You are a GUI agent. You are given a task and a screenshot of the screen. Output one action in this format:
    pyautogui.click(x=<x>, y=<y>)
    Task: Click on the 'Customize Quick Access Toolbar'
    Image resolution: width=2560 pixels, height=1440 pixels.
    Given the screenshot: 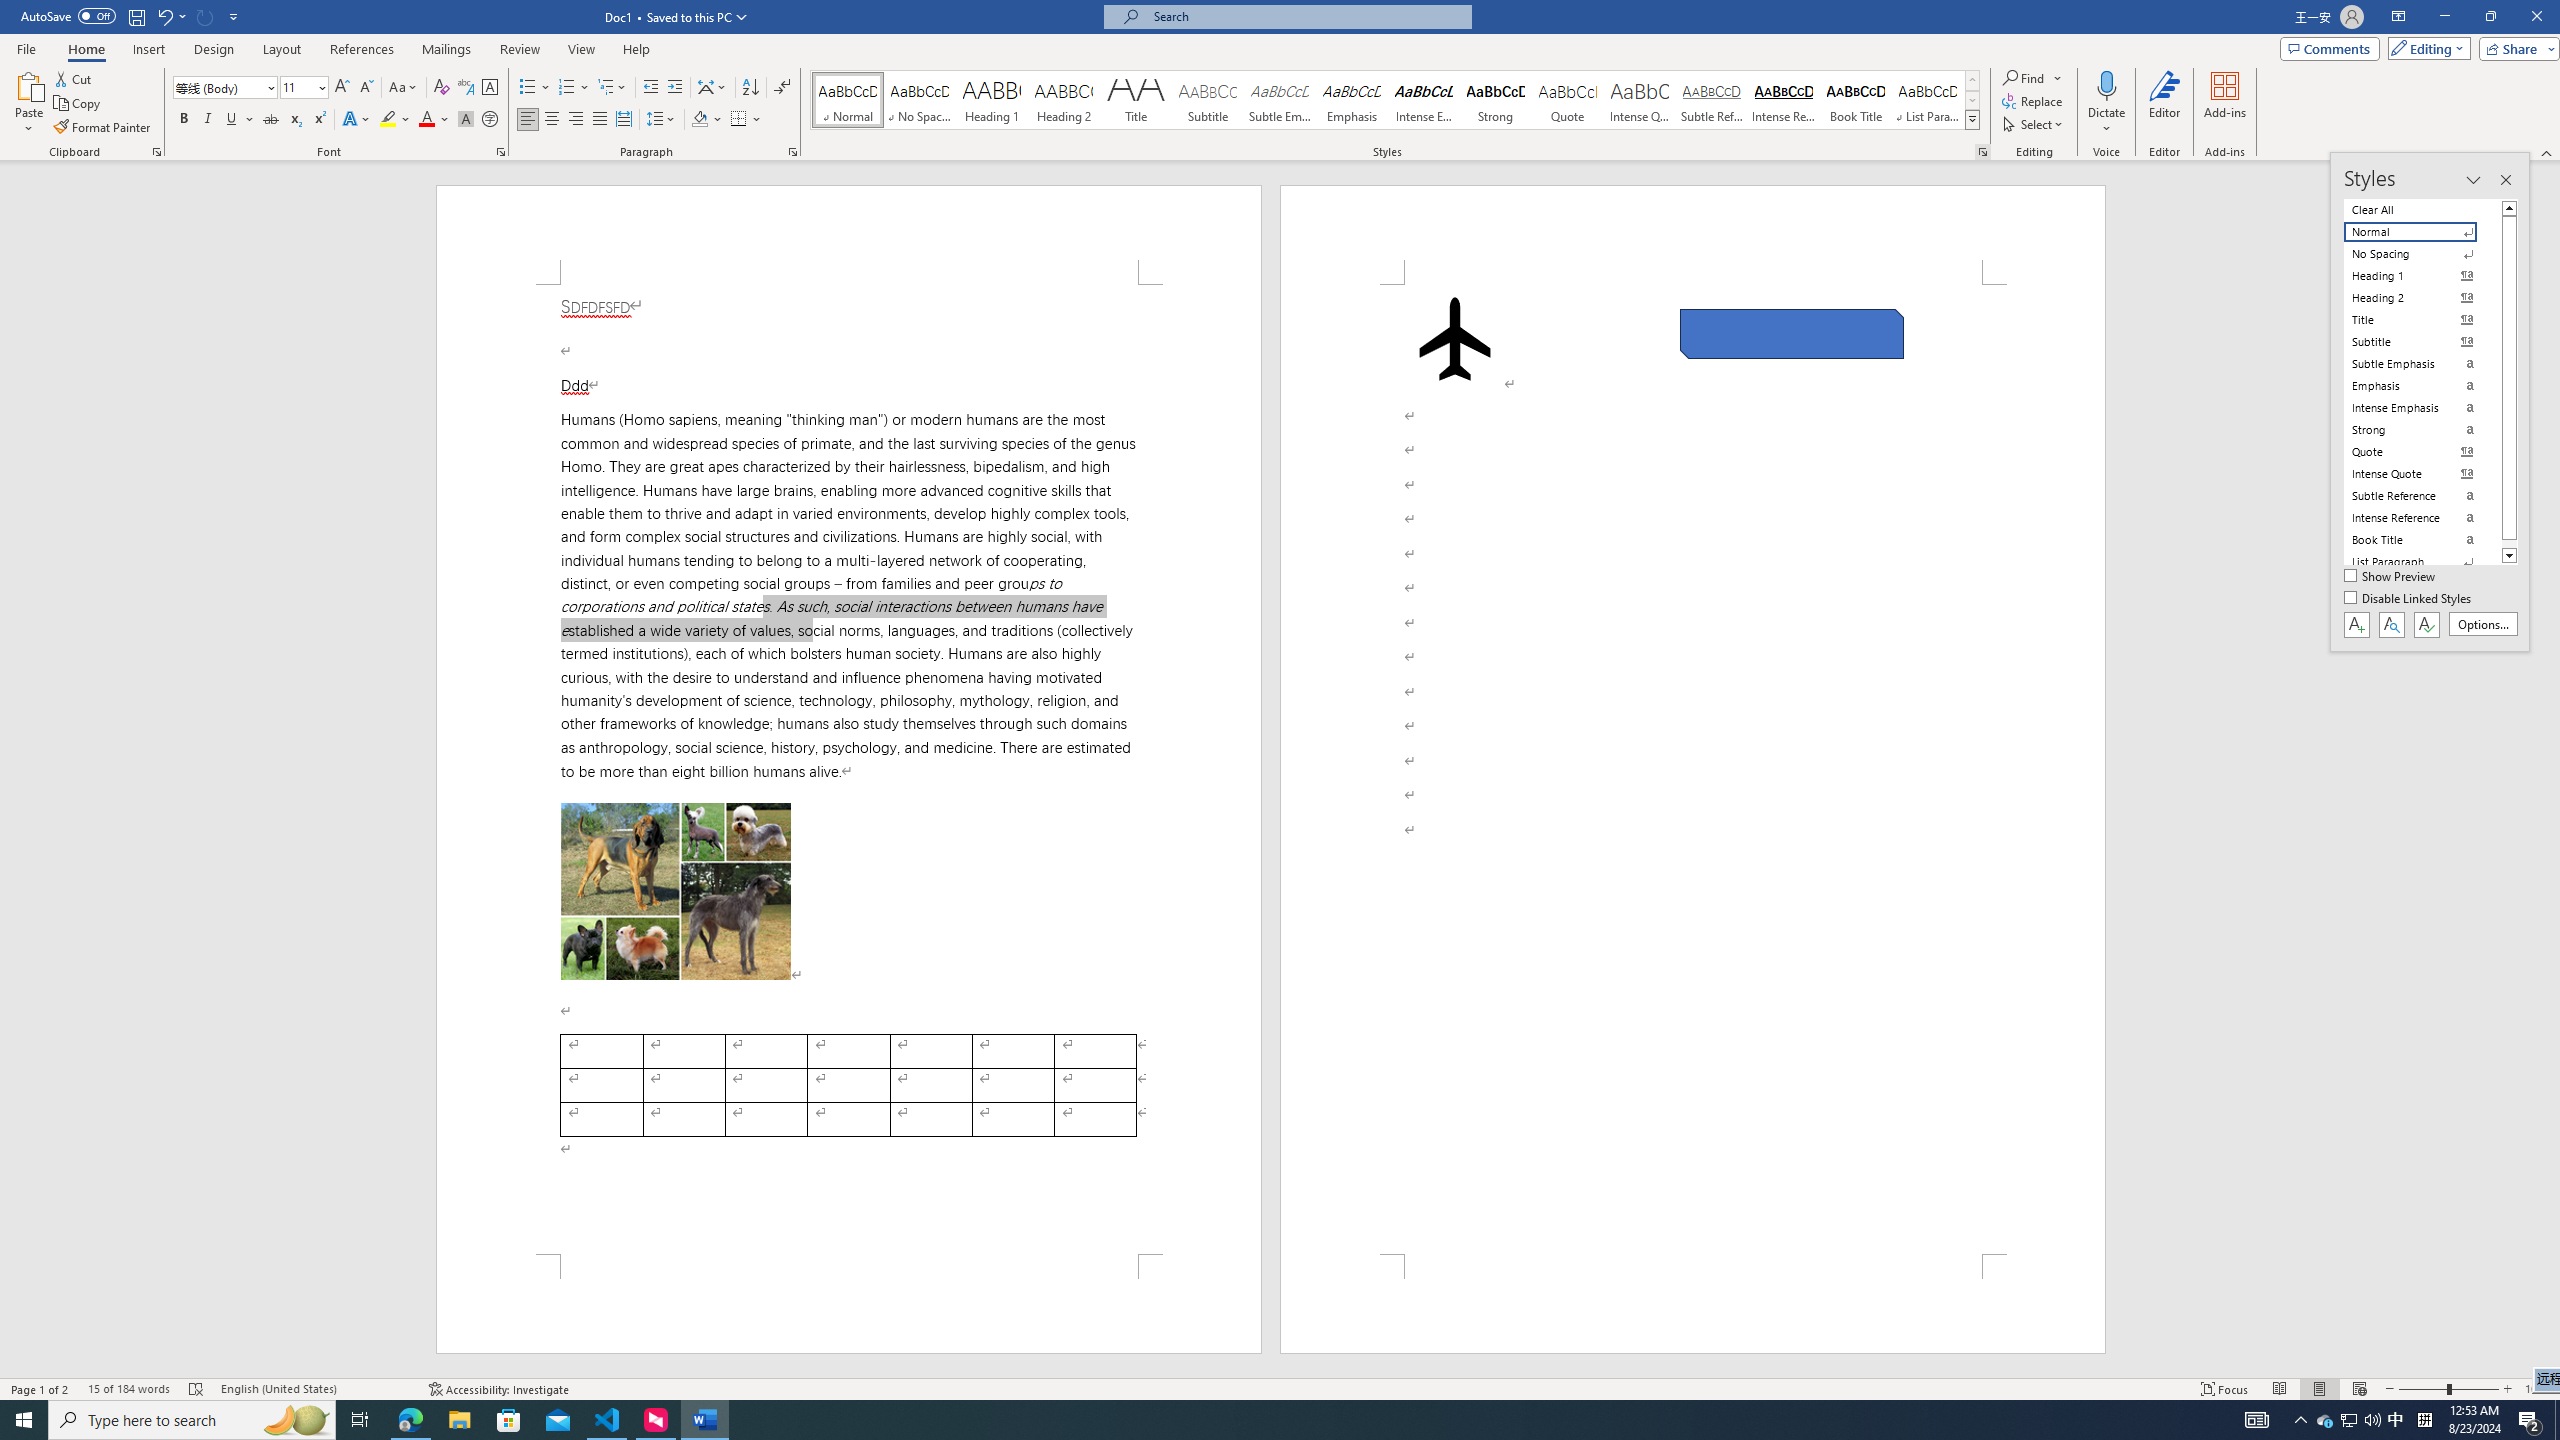 What is the action you would take?
    pyautogui.click(x=233, y=15)
    